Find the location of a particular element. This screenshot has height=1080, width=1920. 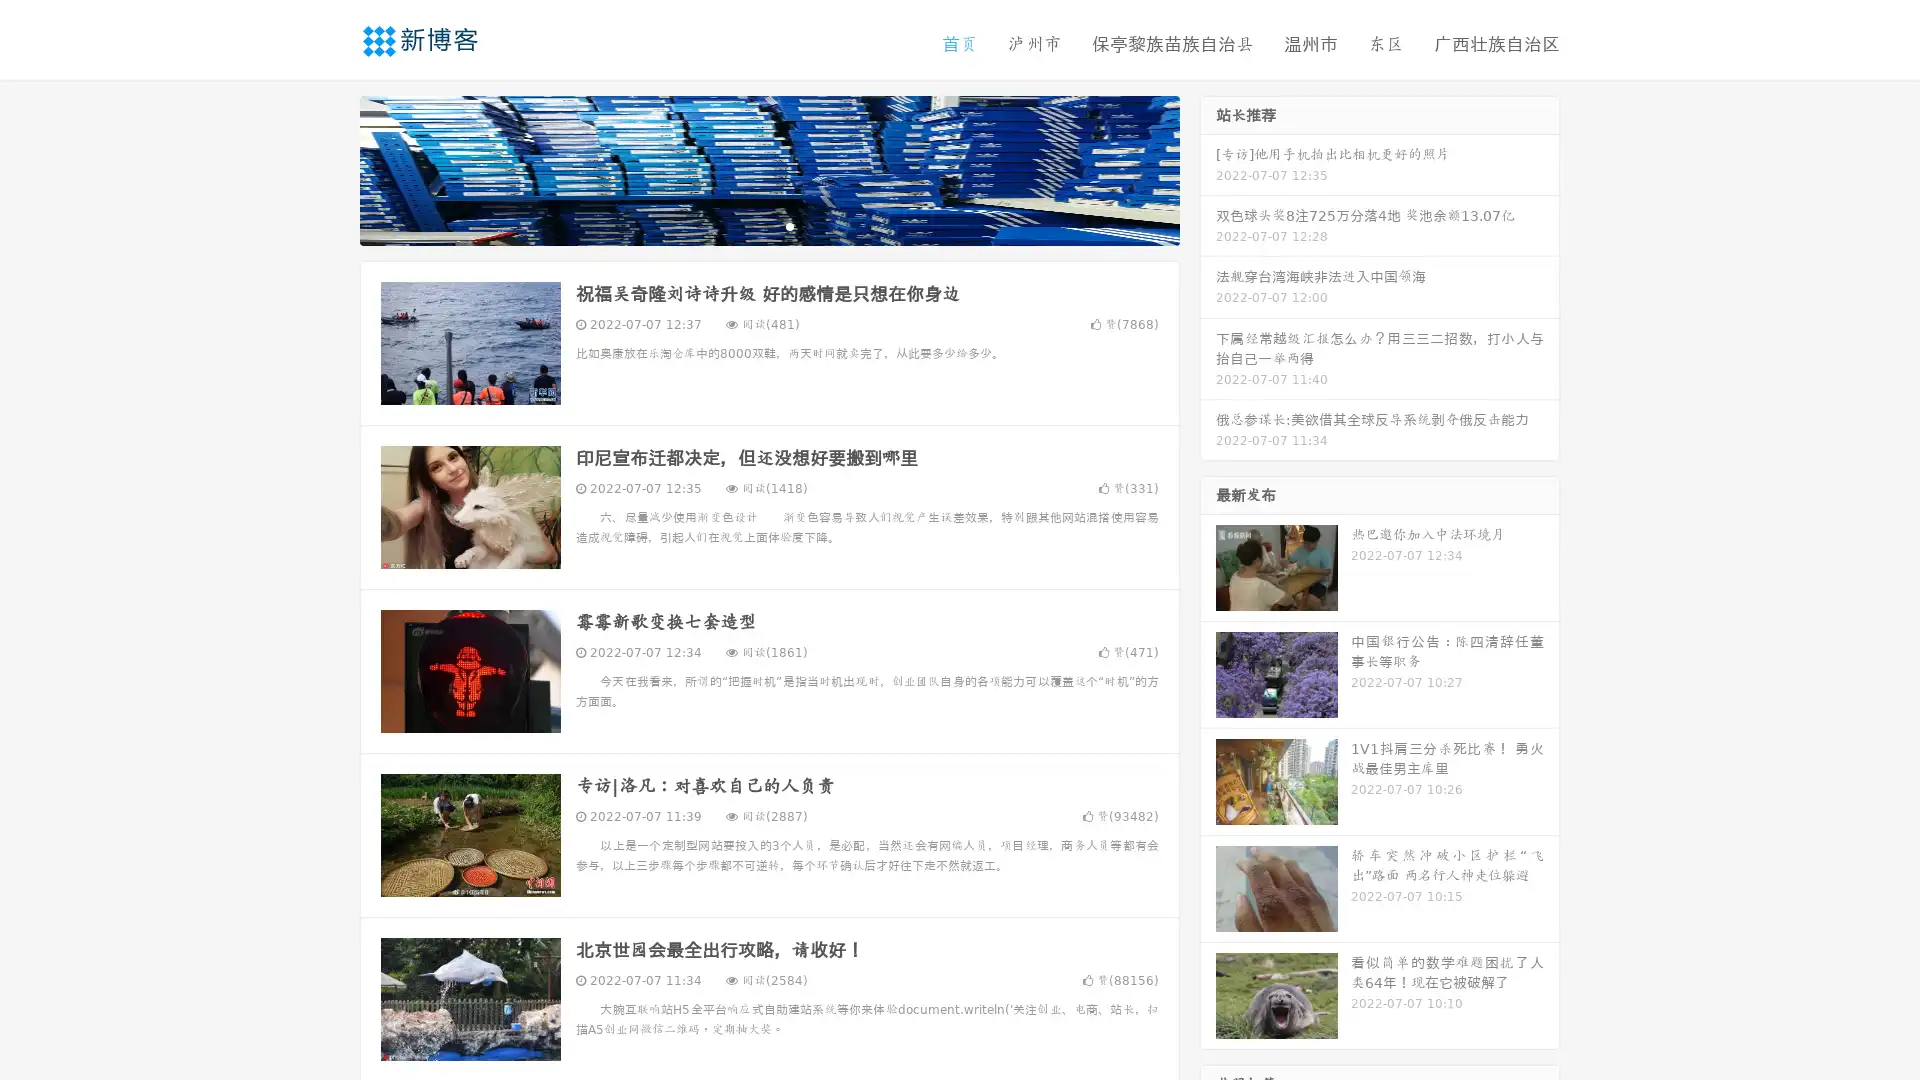

Previous slide is located at coordinates (330, 168).